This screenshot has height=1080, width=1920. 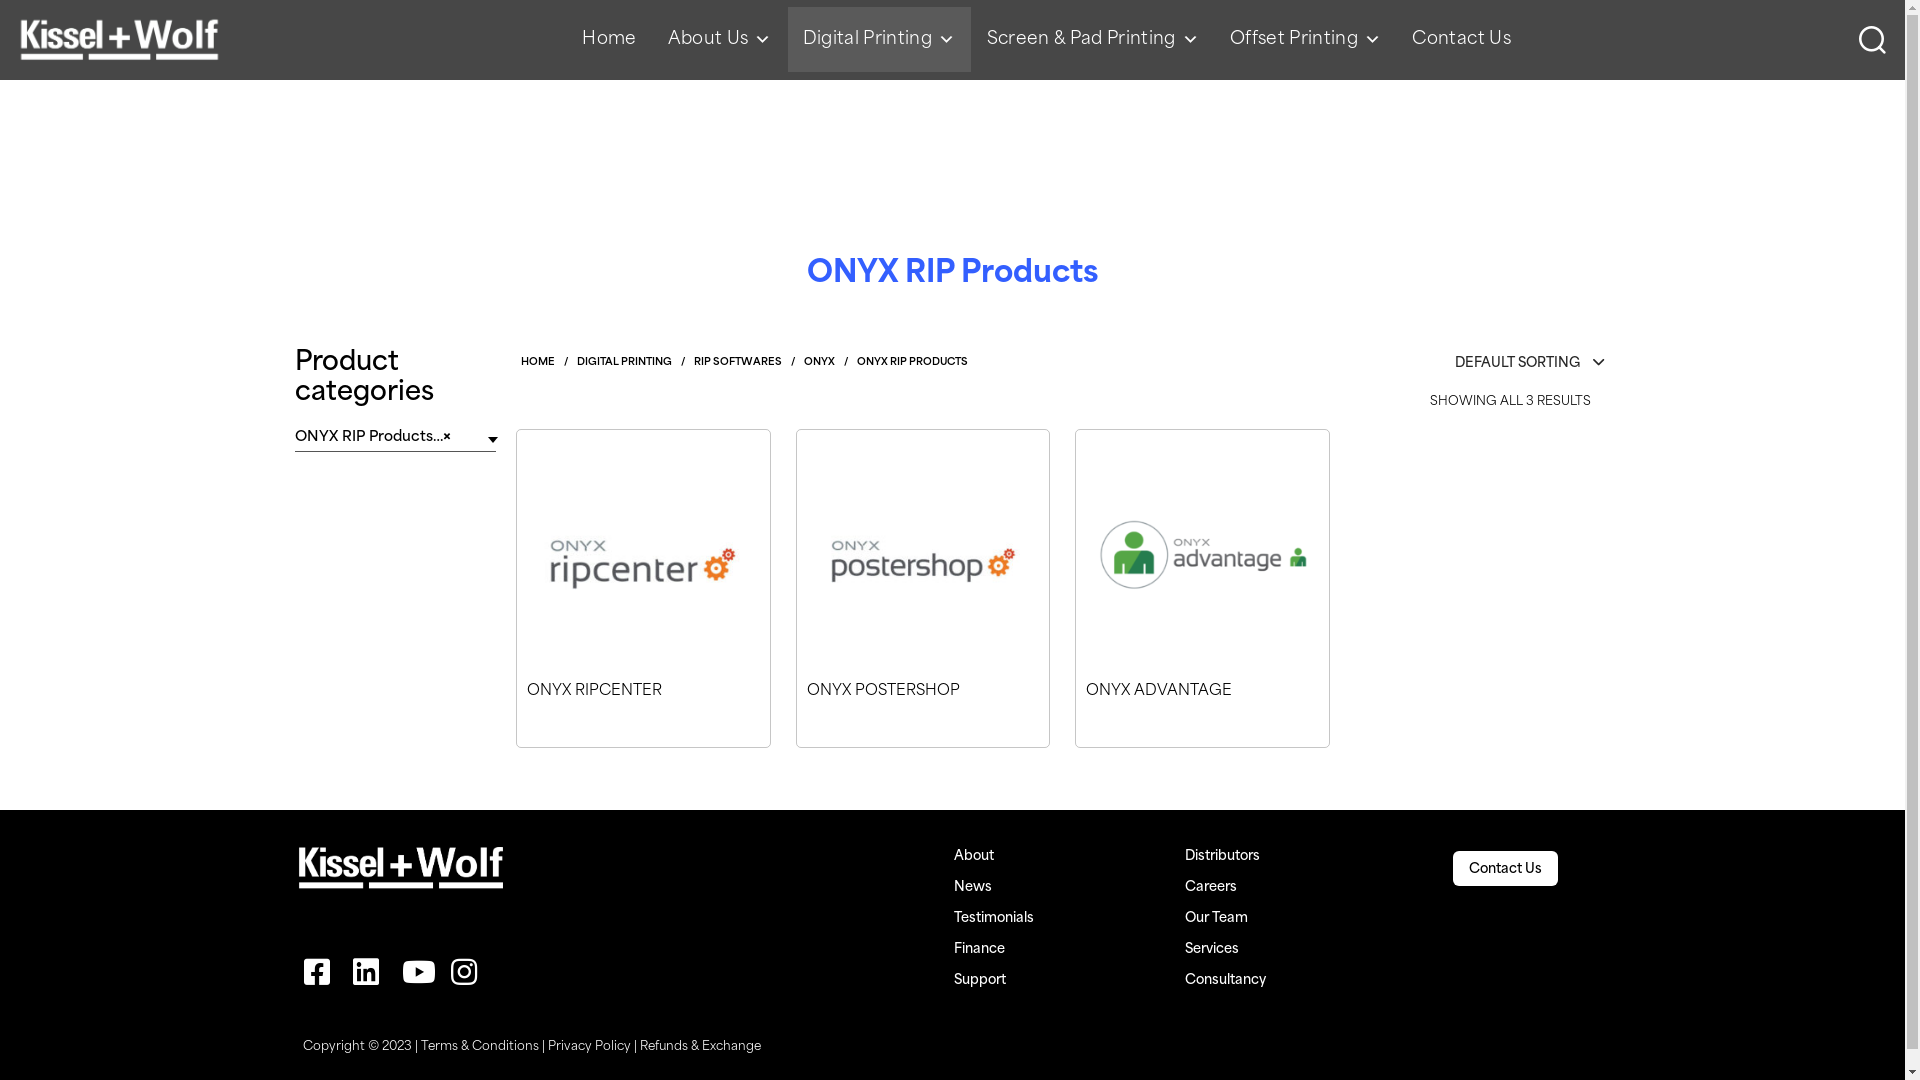 What do you see at coordinates (1185, 979) in the screenshot?
I see `'Consultancy'` at bounding box center [1185, 979].